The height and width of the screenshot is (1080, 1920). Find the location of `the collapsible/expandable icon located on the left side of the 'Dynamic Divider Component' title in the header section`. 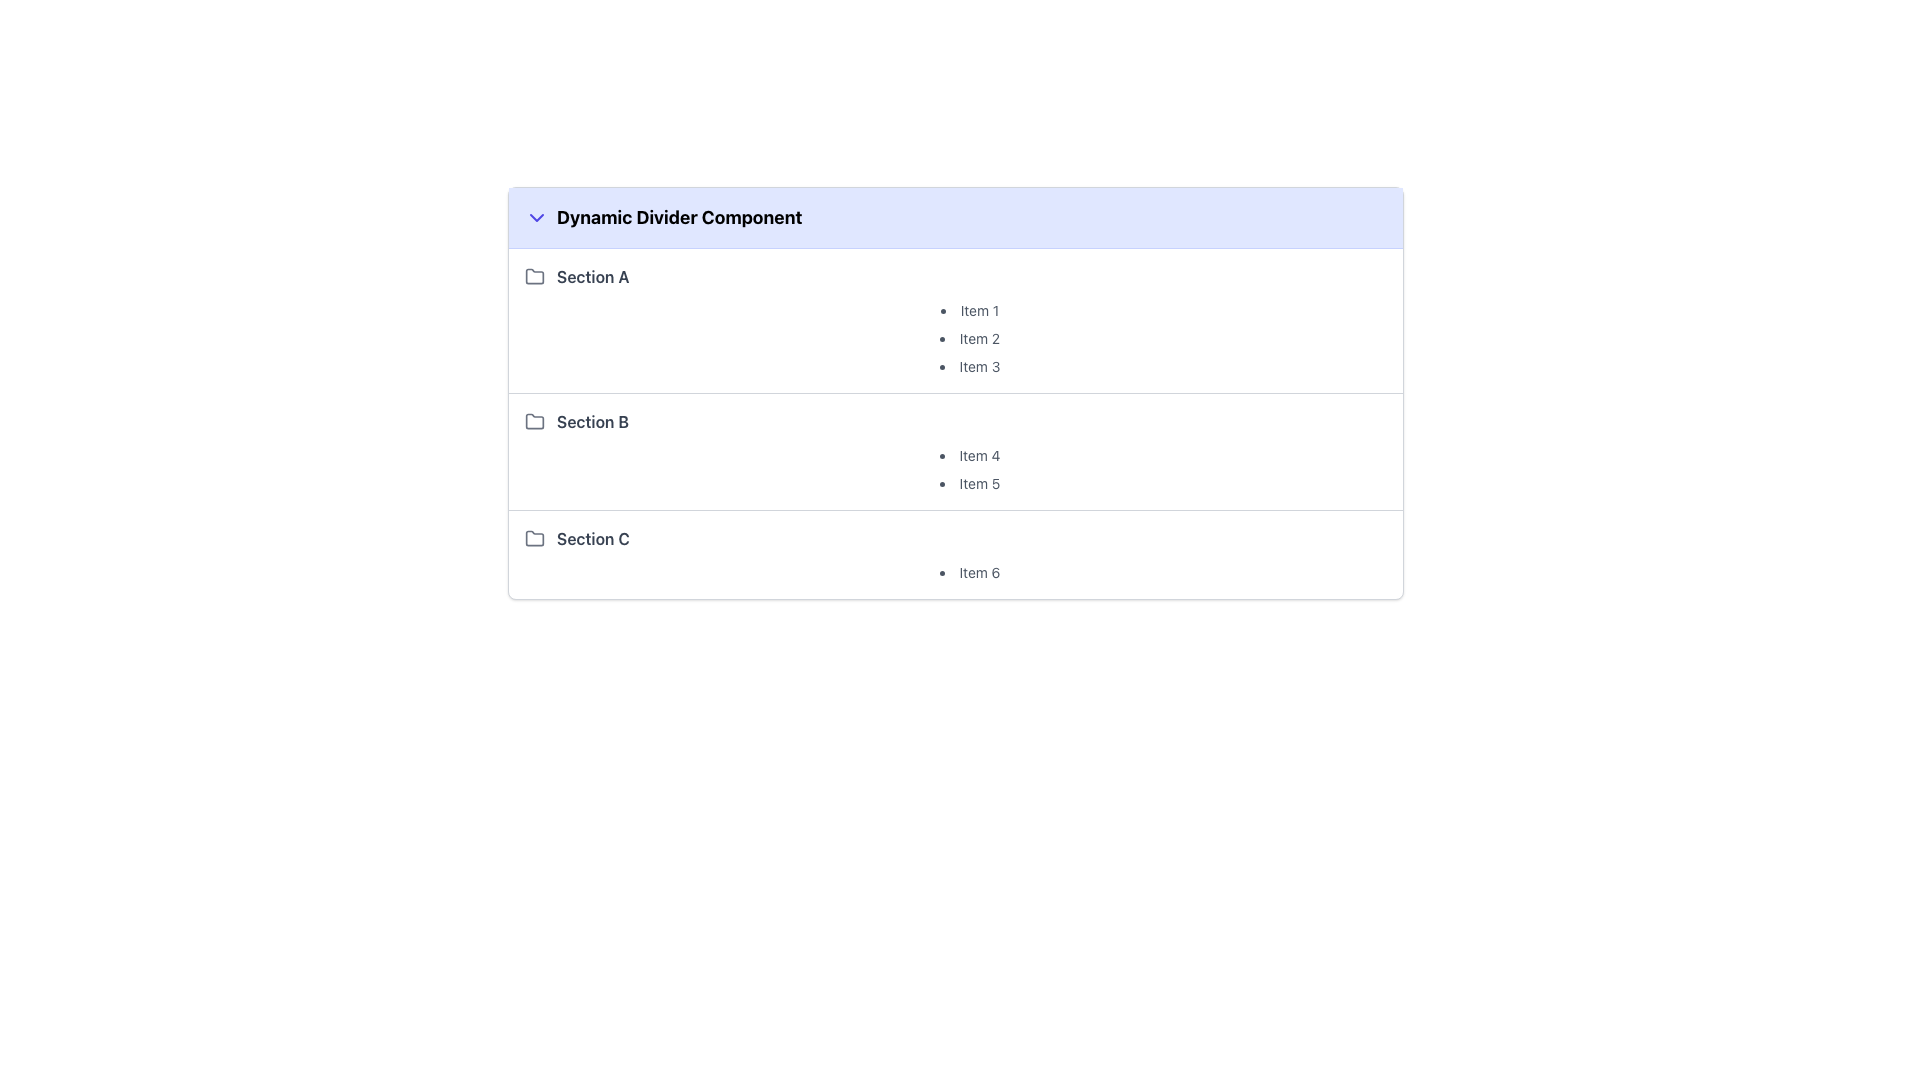

the collapsible/expandable icon located on the left side of the 'Dynamic Divider Component' title in the header section is located at coordinates (537, 218).